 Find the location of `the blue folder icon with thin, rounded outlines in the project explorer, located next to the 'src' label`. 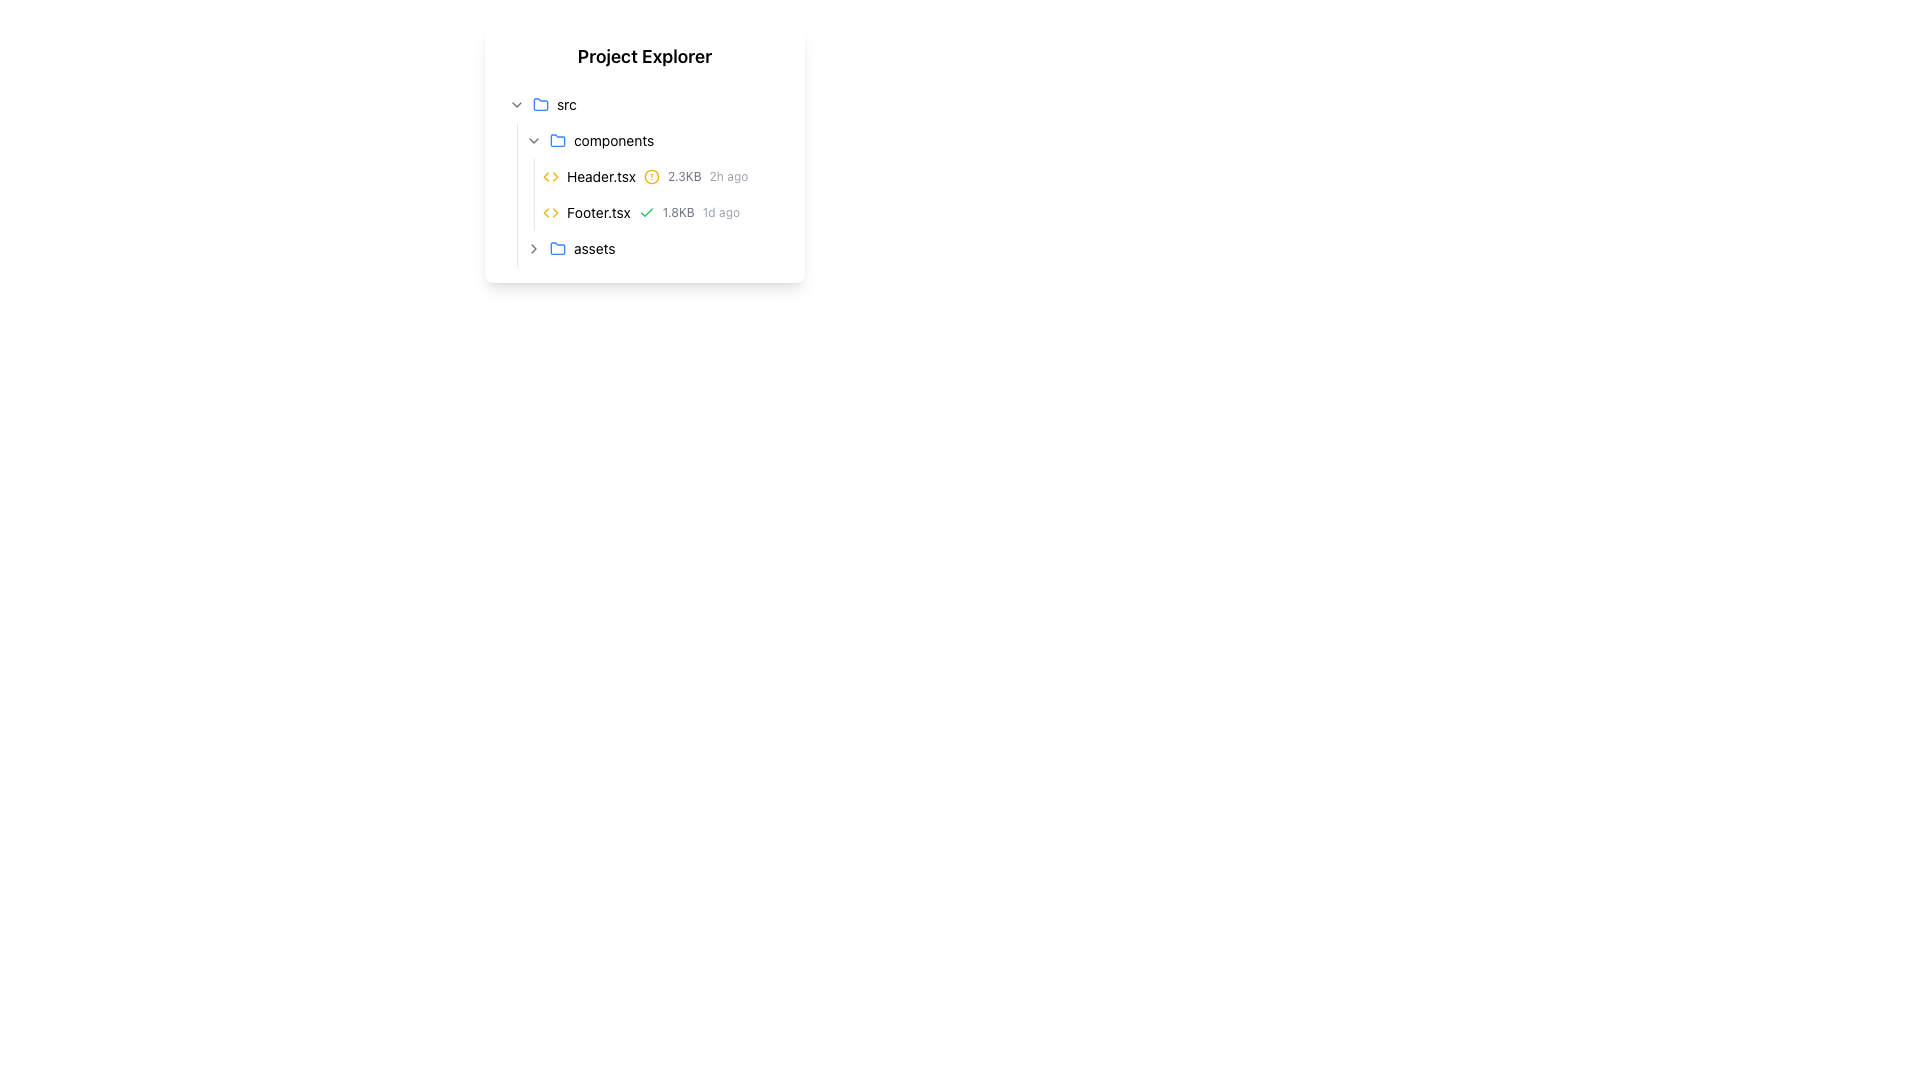

the blue folder icon with thin, rounded outlines in the project explorer, located next to the 'src' label is located at coordinates (541, 104).